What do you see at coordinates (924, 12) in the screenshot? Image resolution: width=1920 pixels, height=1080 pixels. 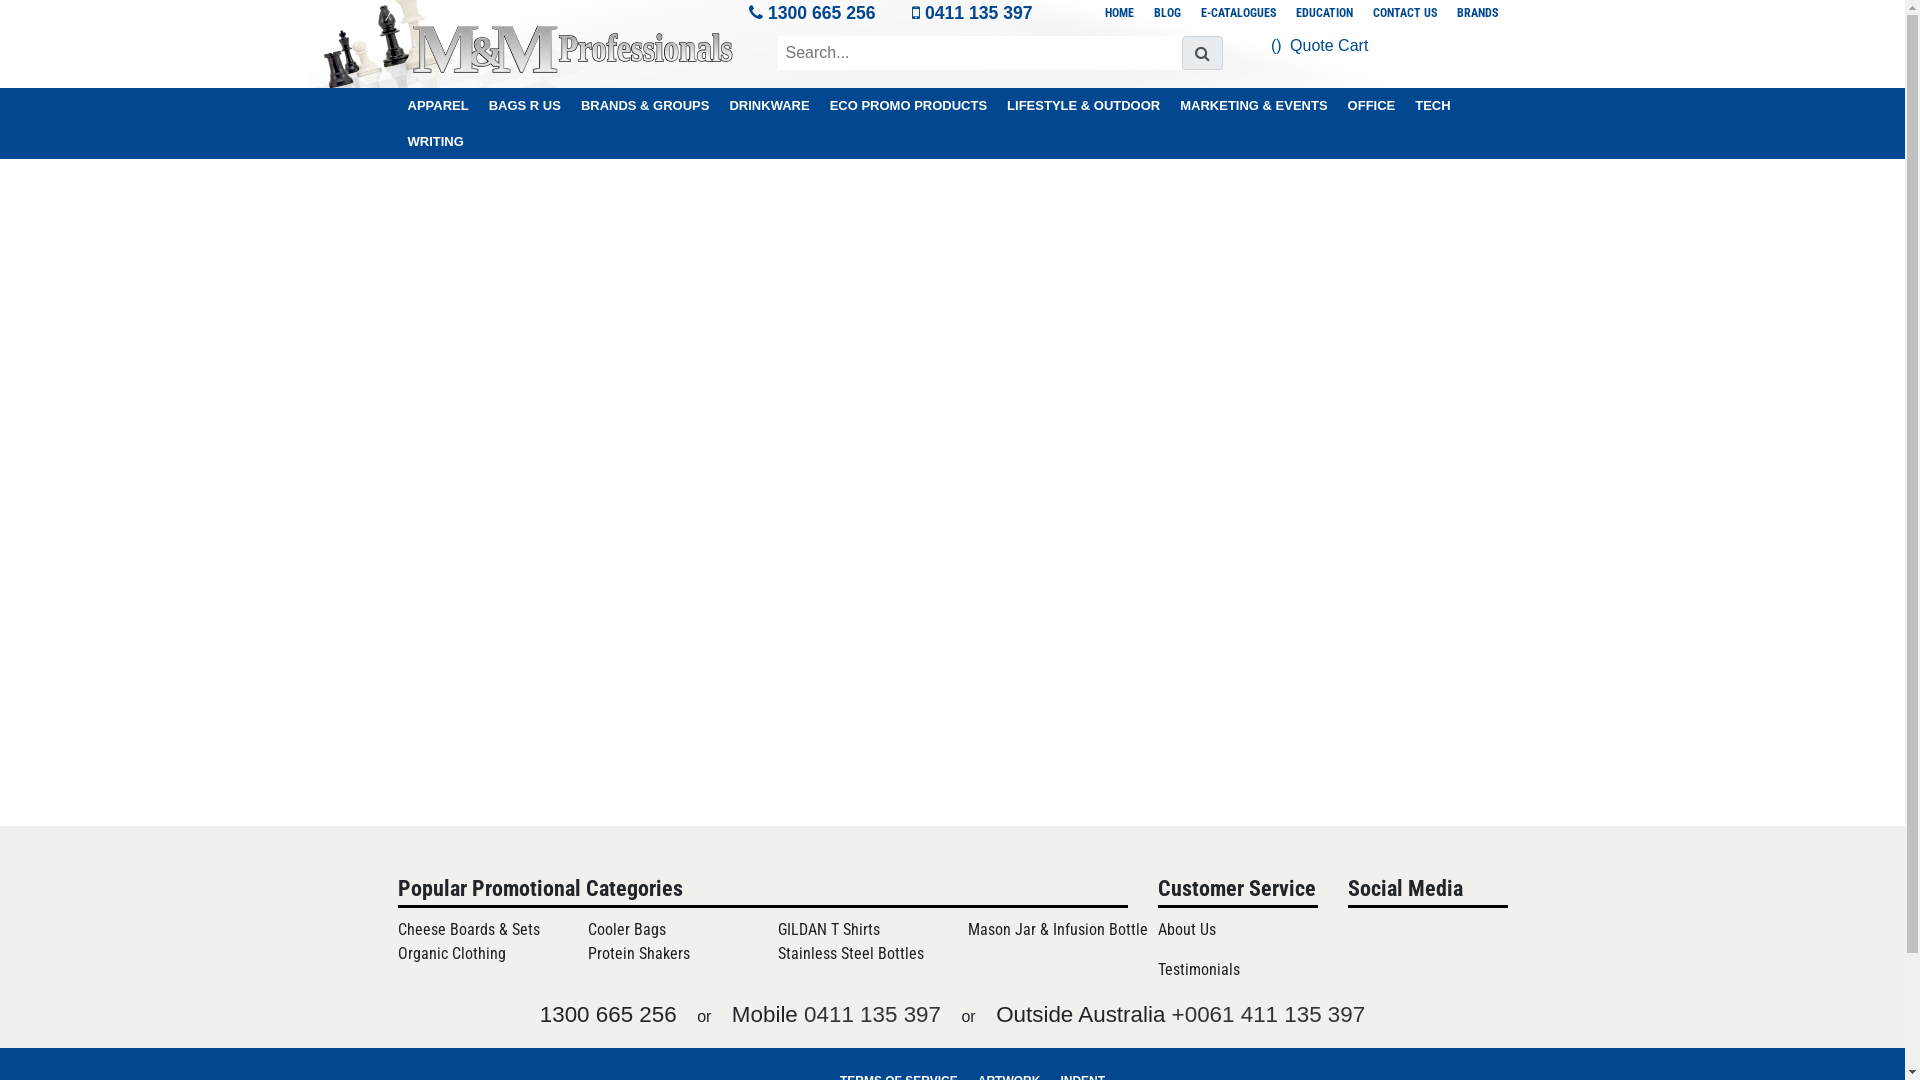 I see `'0411 135 397'` at bounding box center [924, 12].